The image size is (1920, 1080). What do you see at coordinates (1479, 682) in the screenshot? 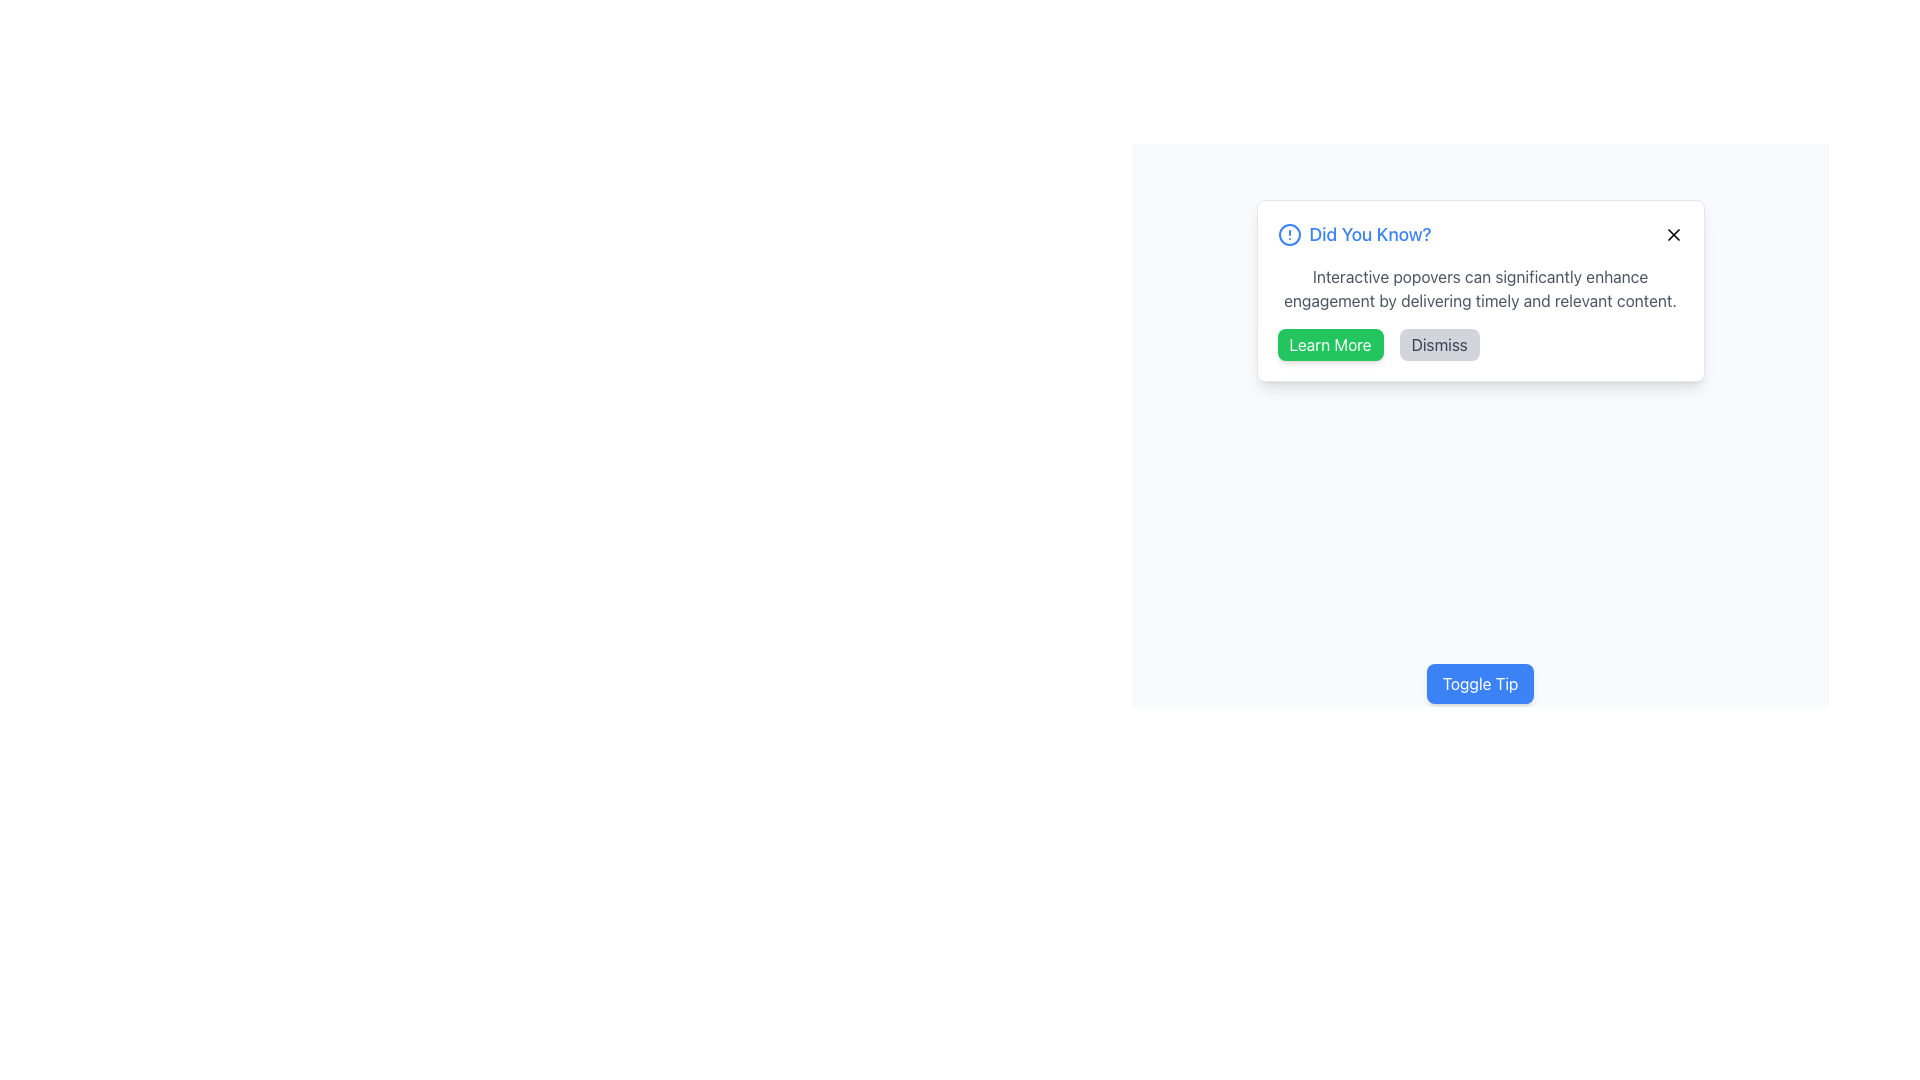
I see `the 'Toggle Tip' button, which has a blue background and white text, located near the bottom of the interface` at bounding box center [1479, 682].